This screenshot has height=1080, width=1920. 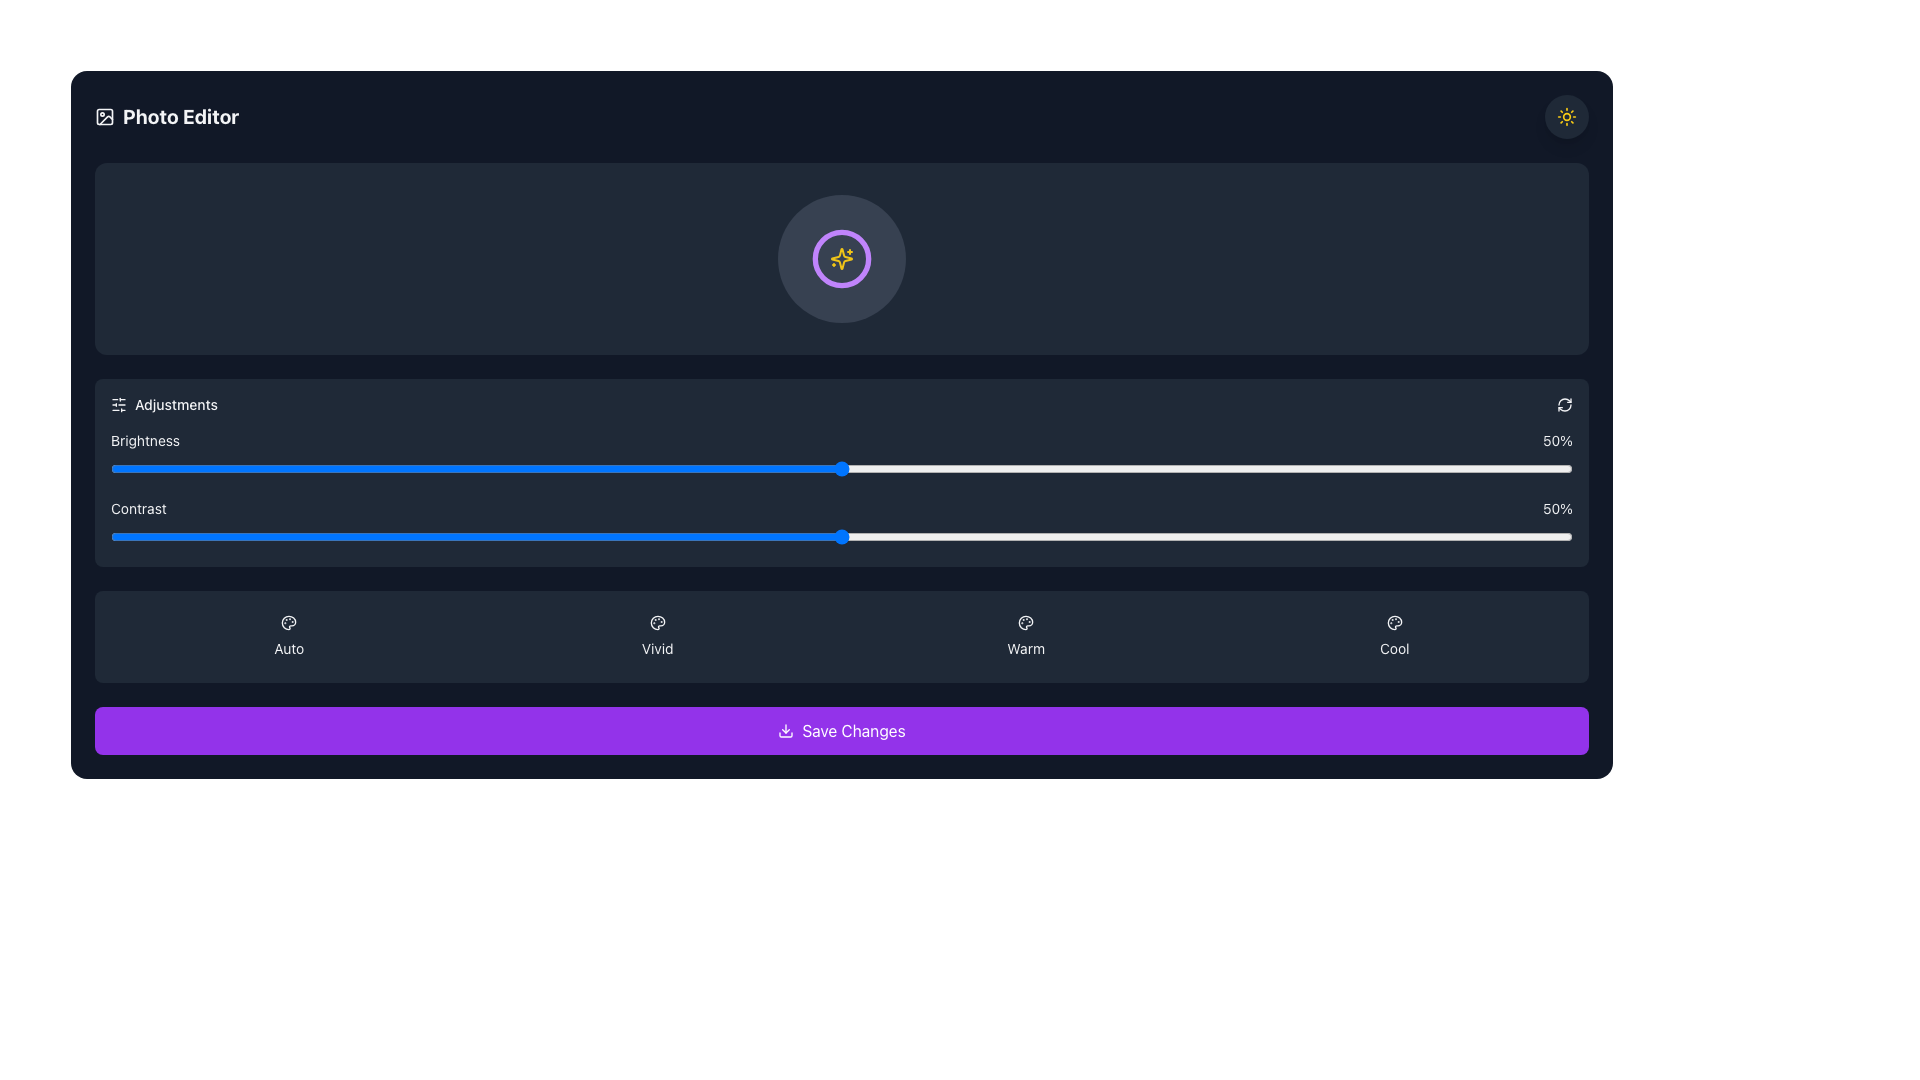 What do you see at coordinates (1074, 469) in the screenshot?
I see `brightness` at bounding box center [1074, 469].